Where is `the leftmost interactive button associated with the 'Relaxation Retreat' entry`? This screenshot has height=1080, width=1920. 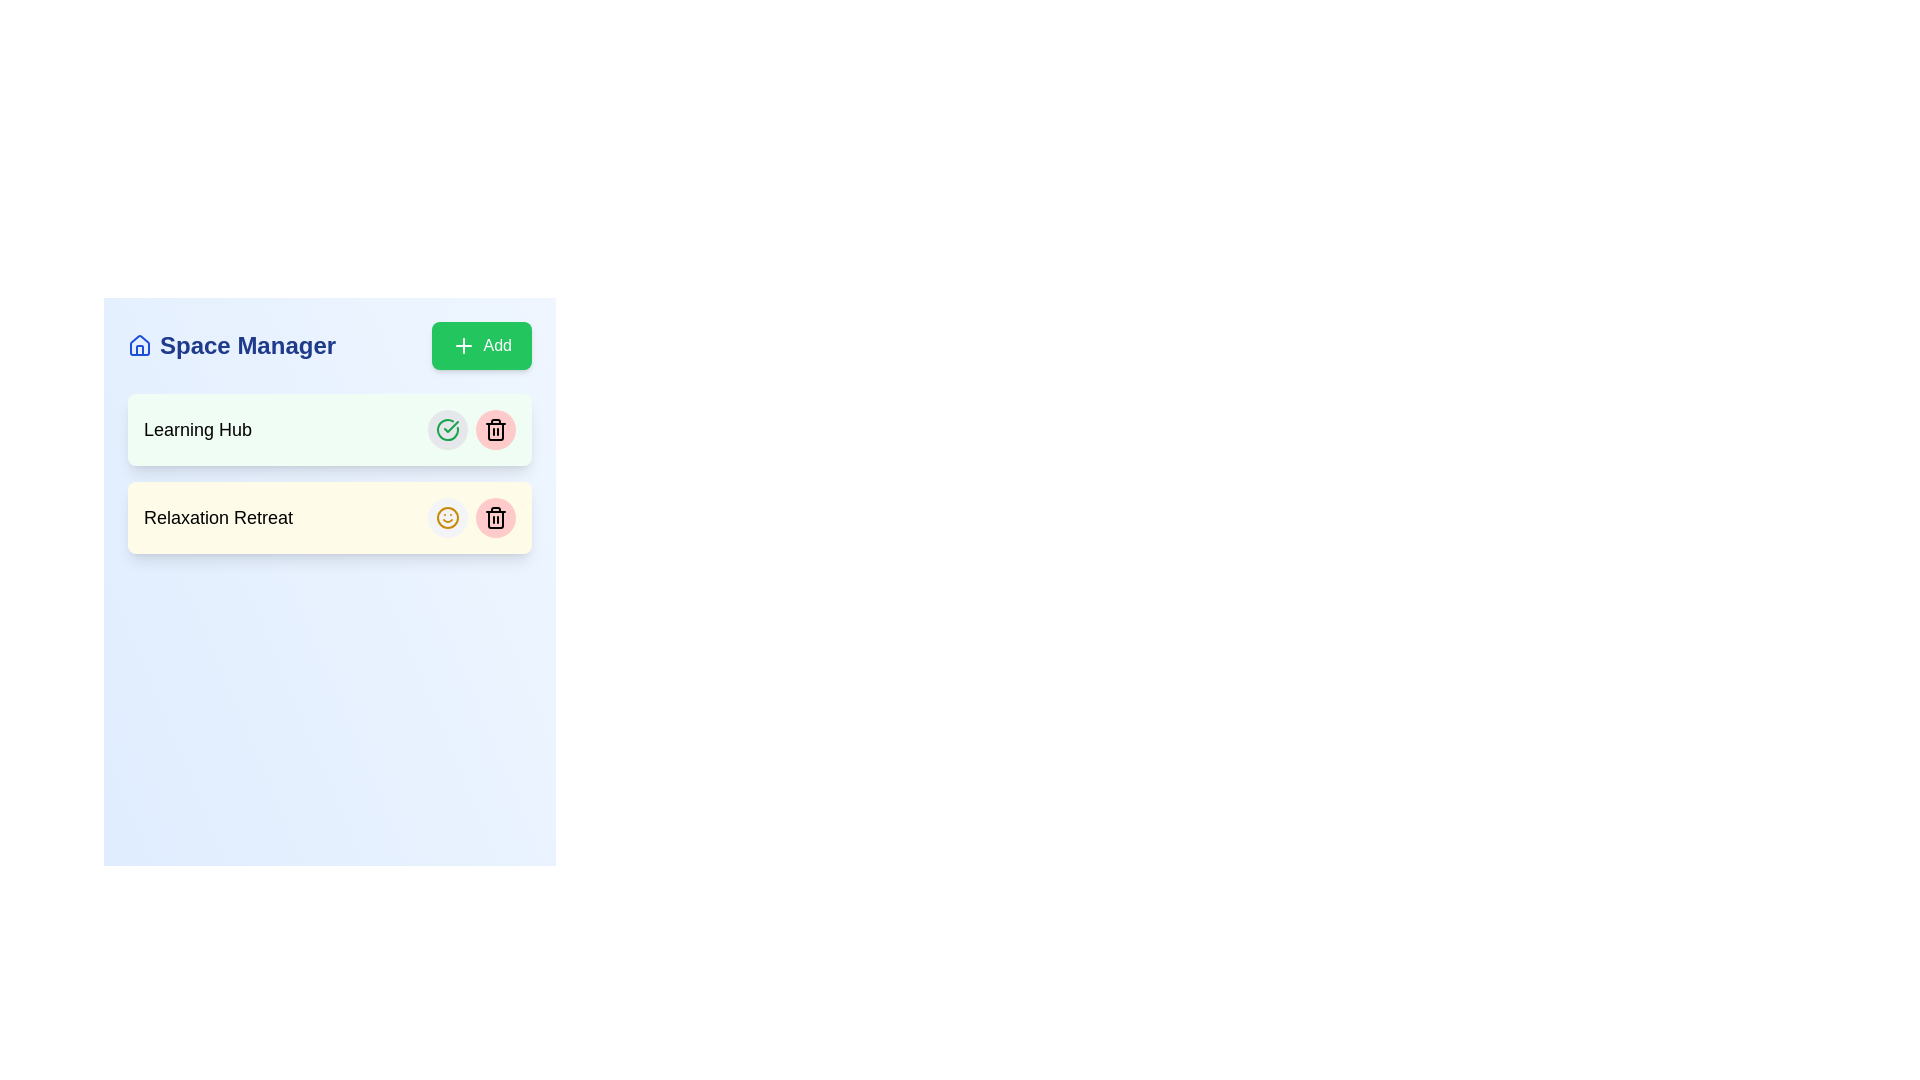
the leftmost interactive button associated with the 'Relaxation Retreat' entry is located at coordinates (446, 516).